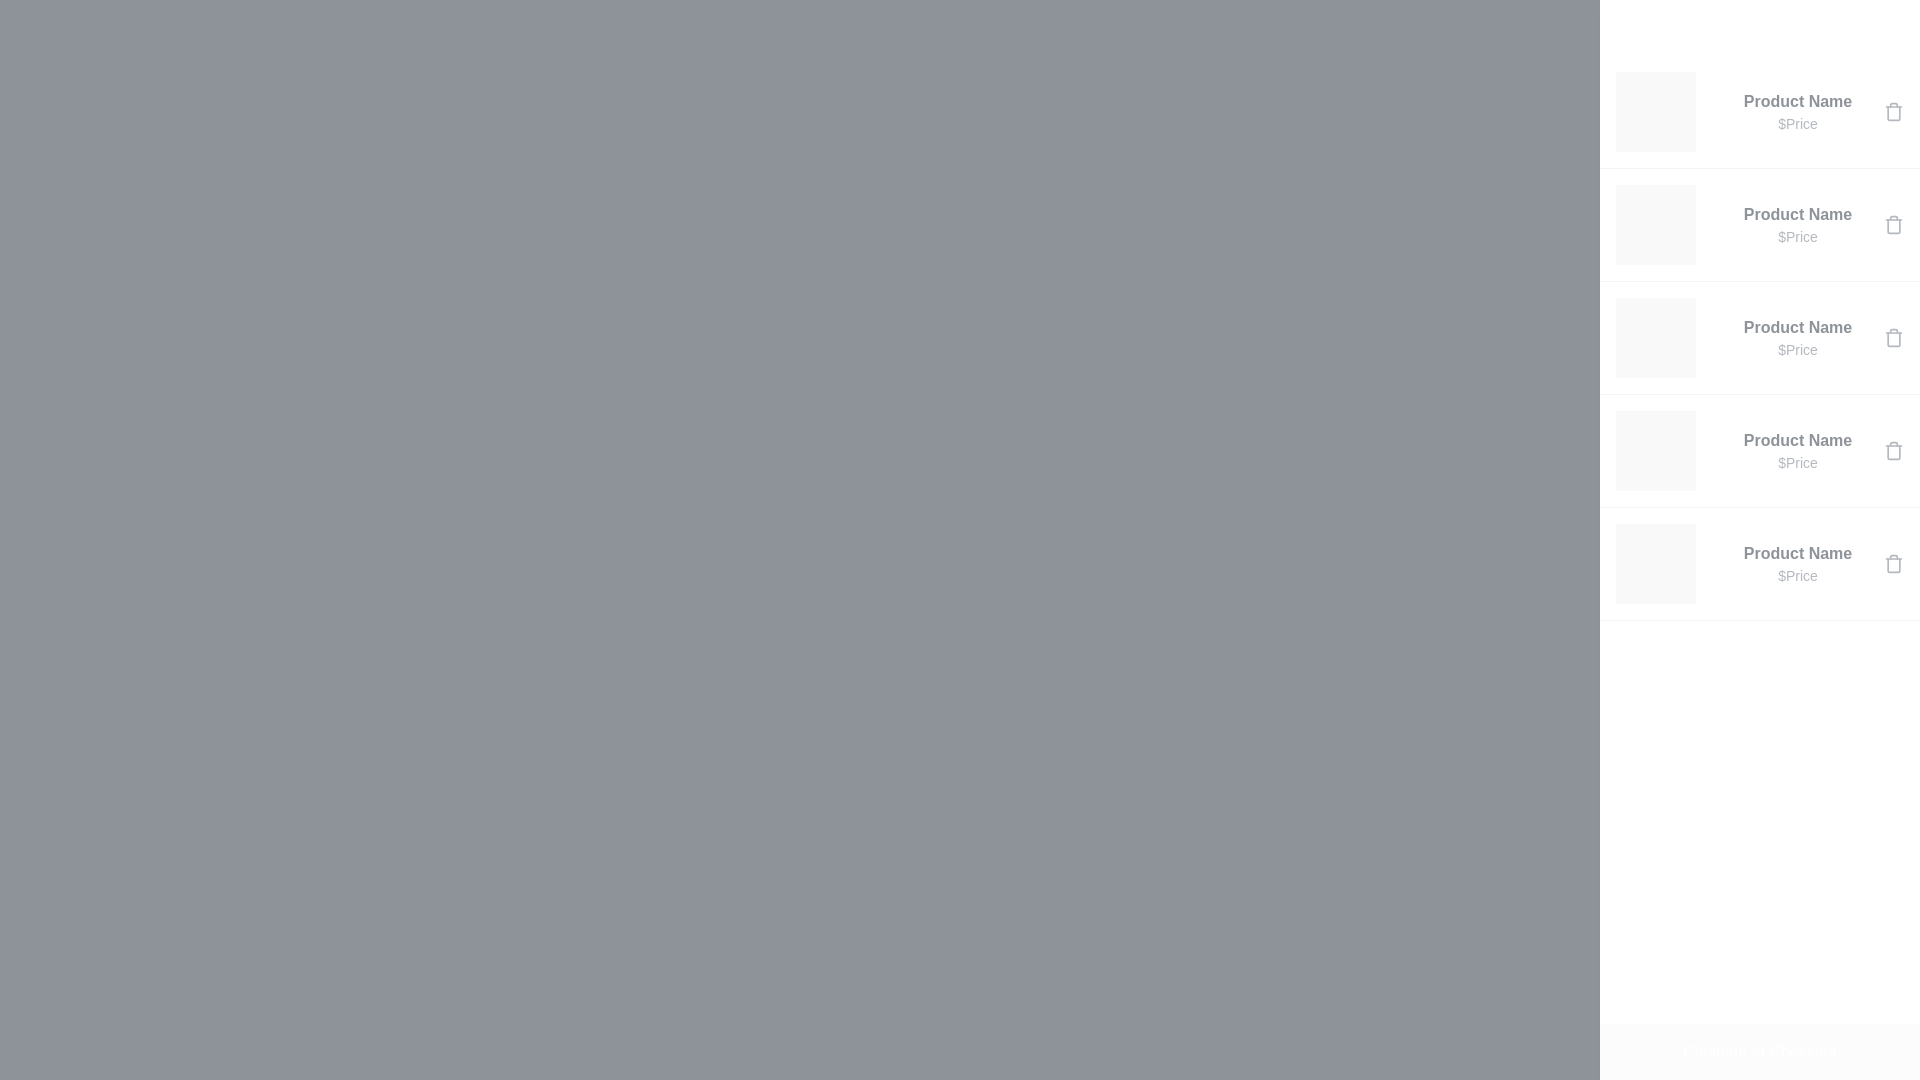  What do you see at coordinates (1798, 349) in the screenshot?
I see `the text label displaying '$Price', which is styled in a smaller font size and light gray color, located below 'Product Name' in the list item layout` at bounding box center [1798, 349].